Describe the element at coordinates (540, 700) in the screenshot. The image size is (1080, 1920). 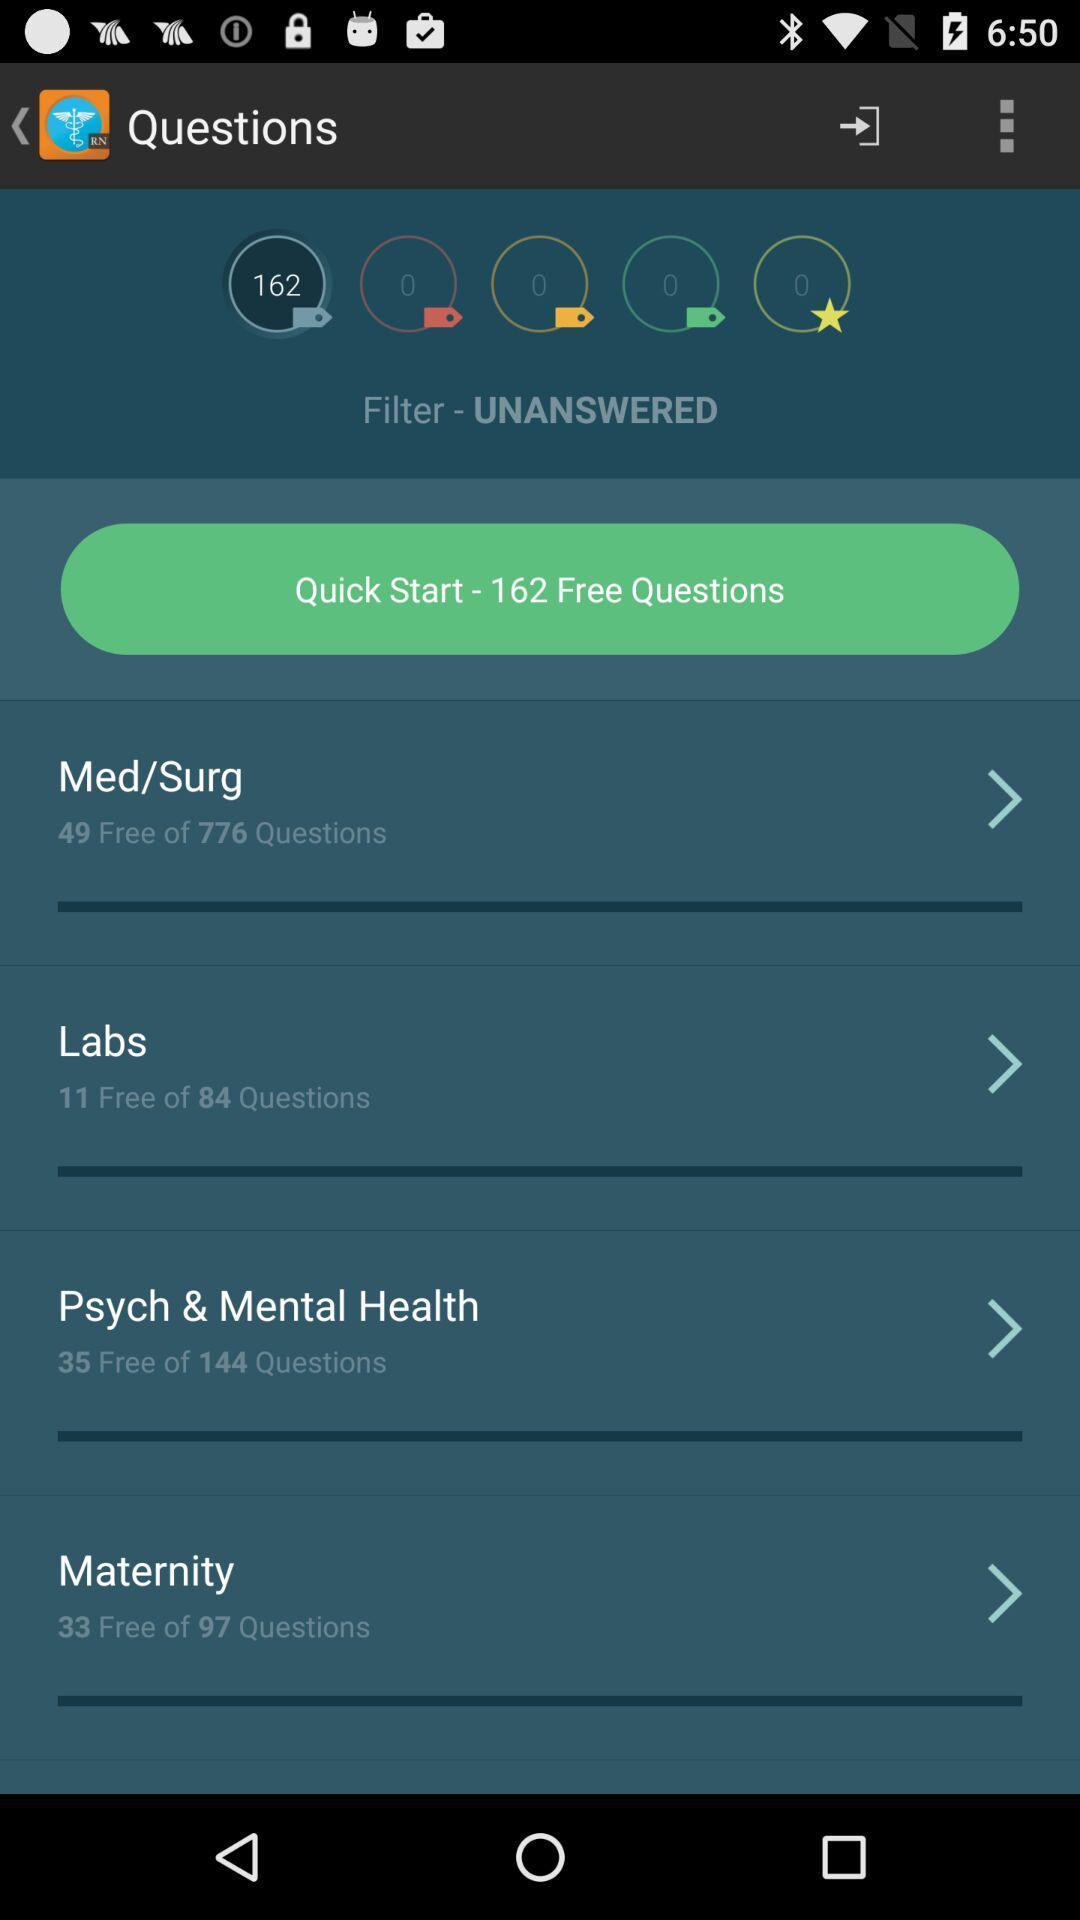
I see `the app above med/surg app` at that location.